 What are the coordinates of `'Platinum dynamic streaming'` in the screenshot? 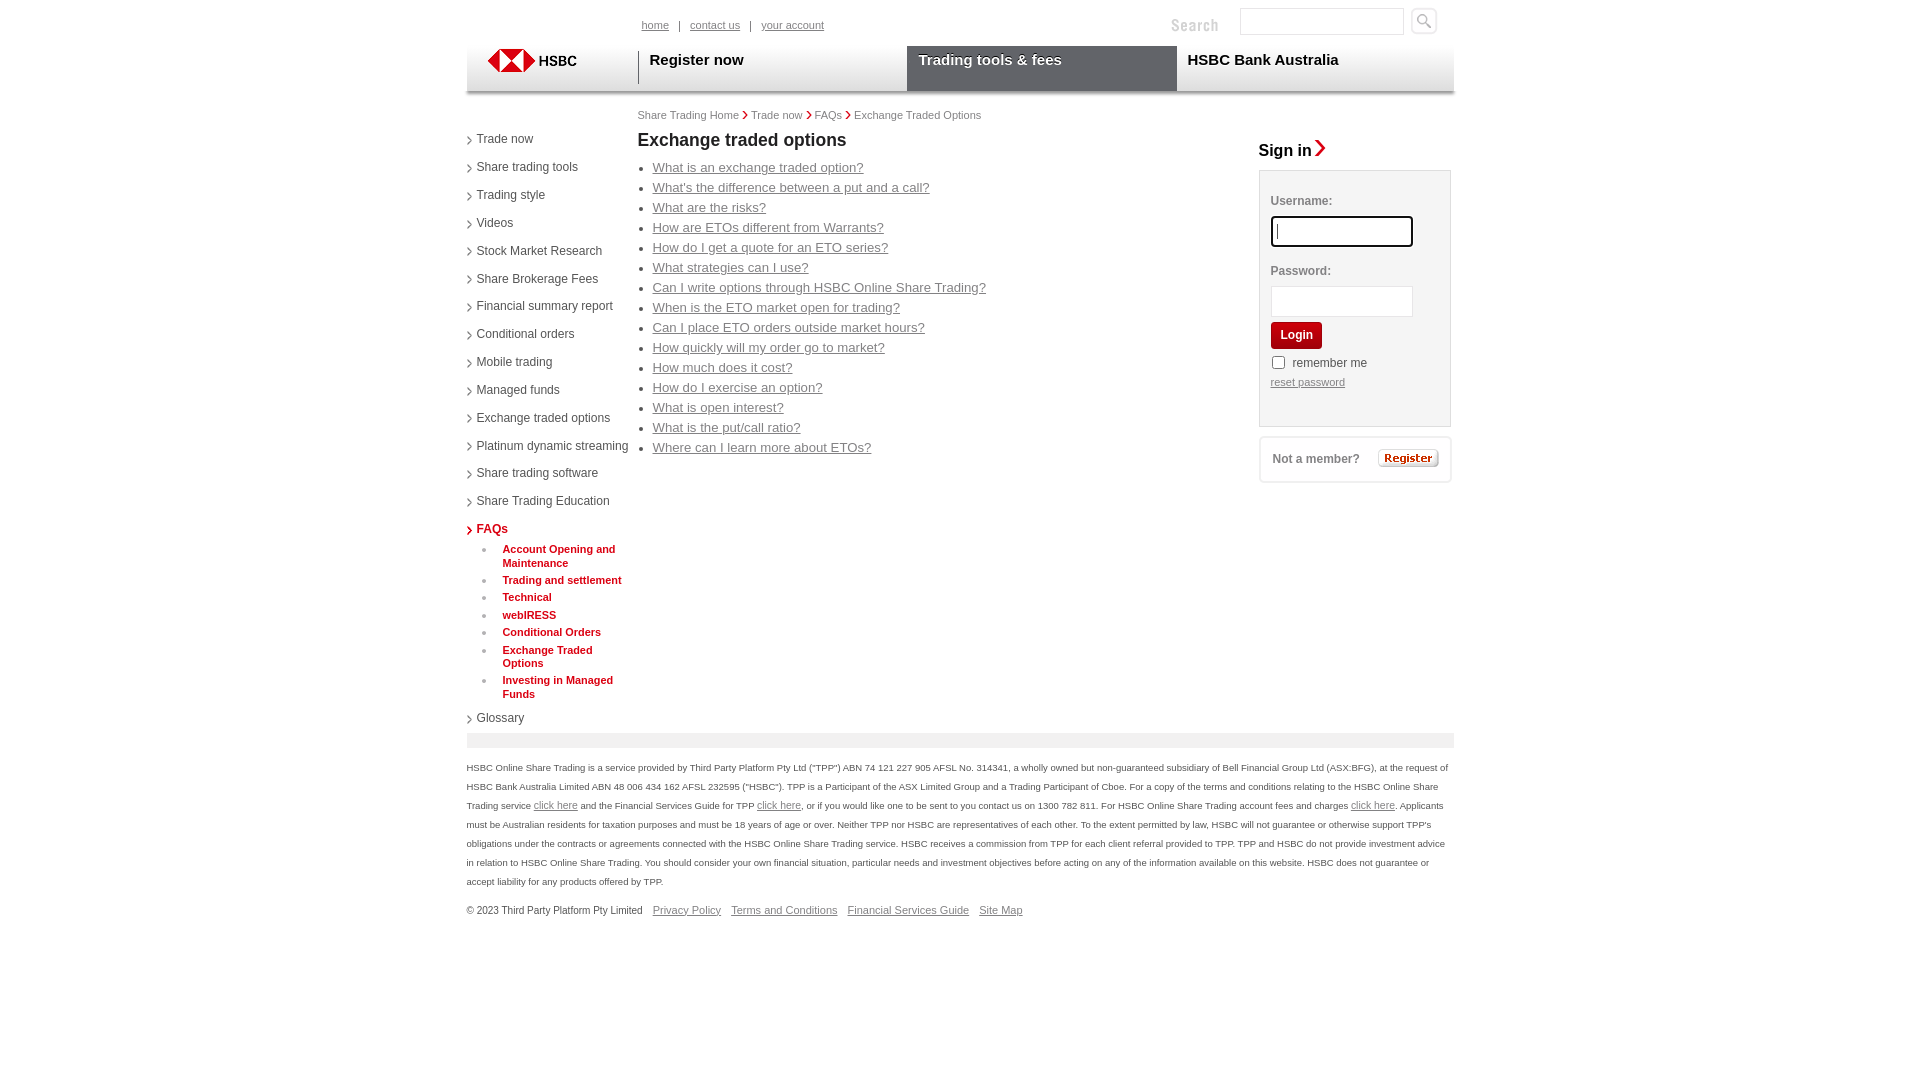 It's located at (547, 446).